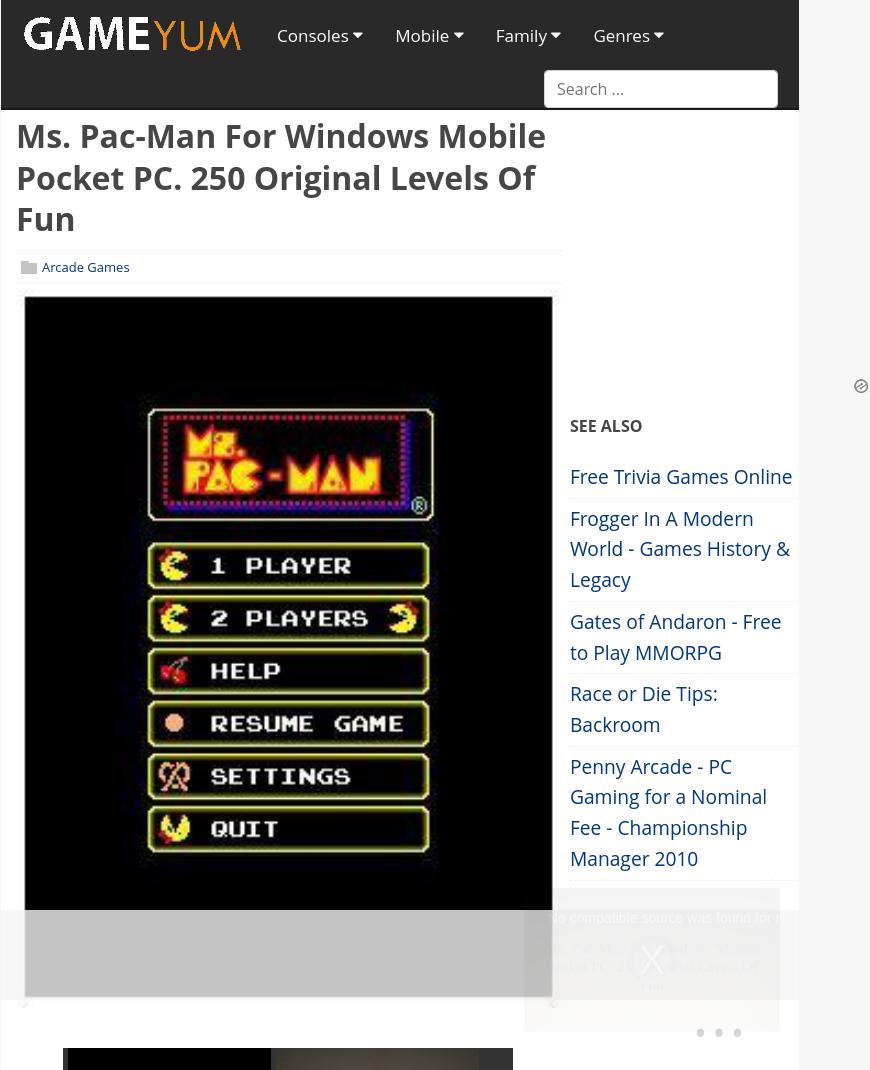 The image size is (870, 1070). What do you see at coordinates (424, 34) in the screenshot?
I see `'Mobile'` at bounding box center [424, 34].